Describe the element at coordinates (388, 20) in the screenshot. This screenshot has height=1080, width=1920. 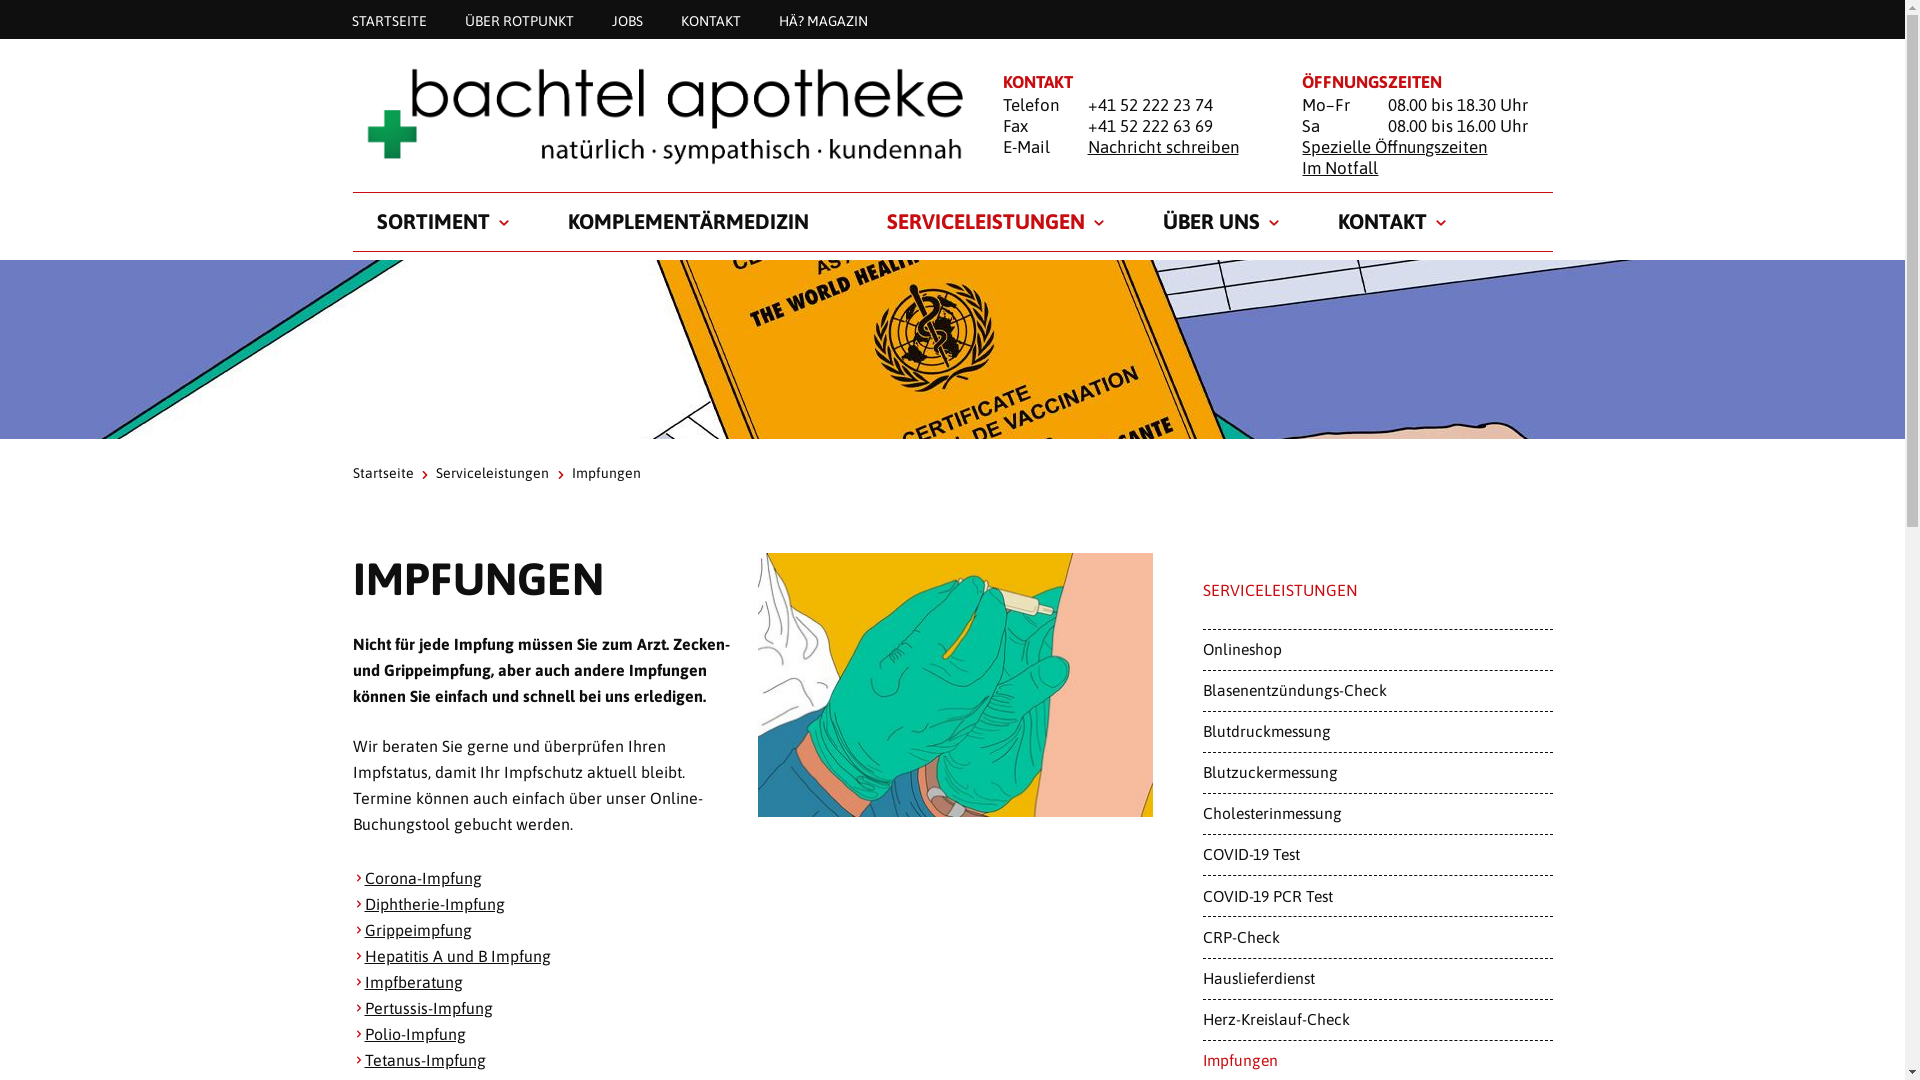
I see `'STARTSEITE'` at that location.